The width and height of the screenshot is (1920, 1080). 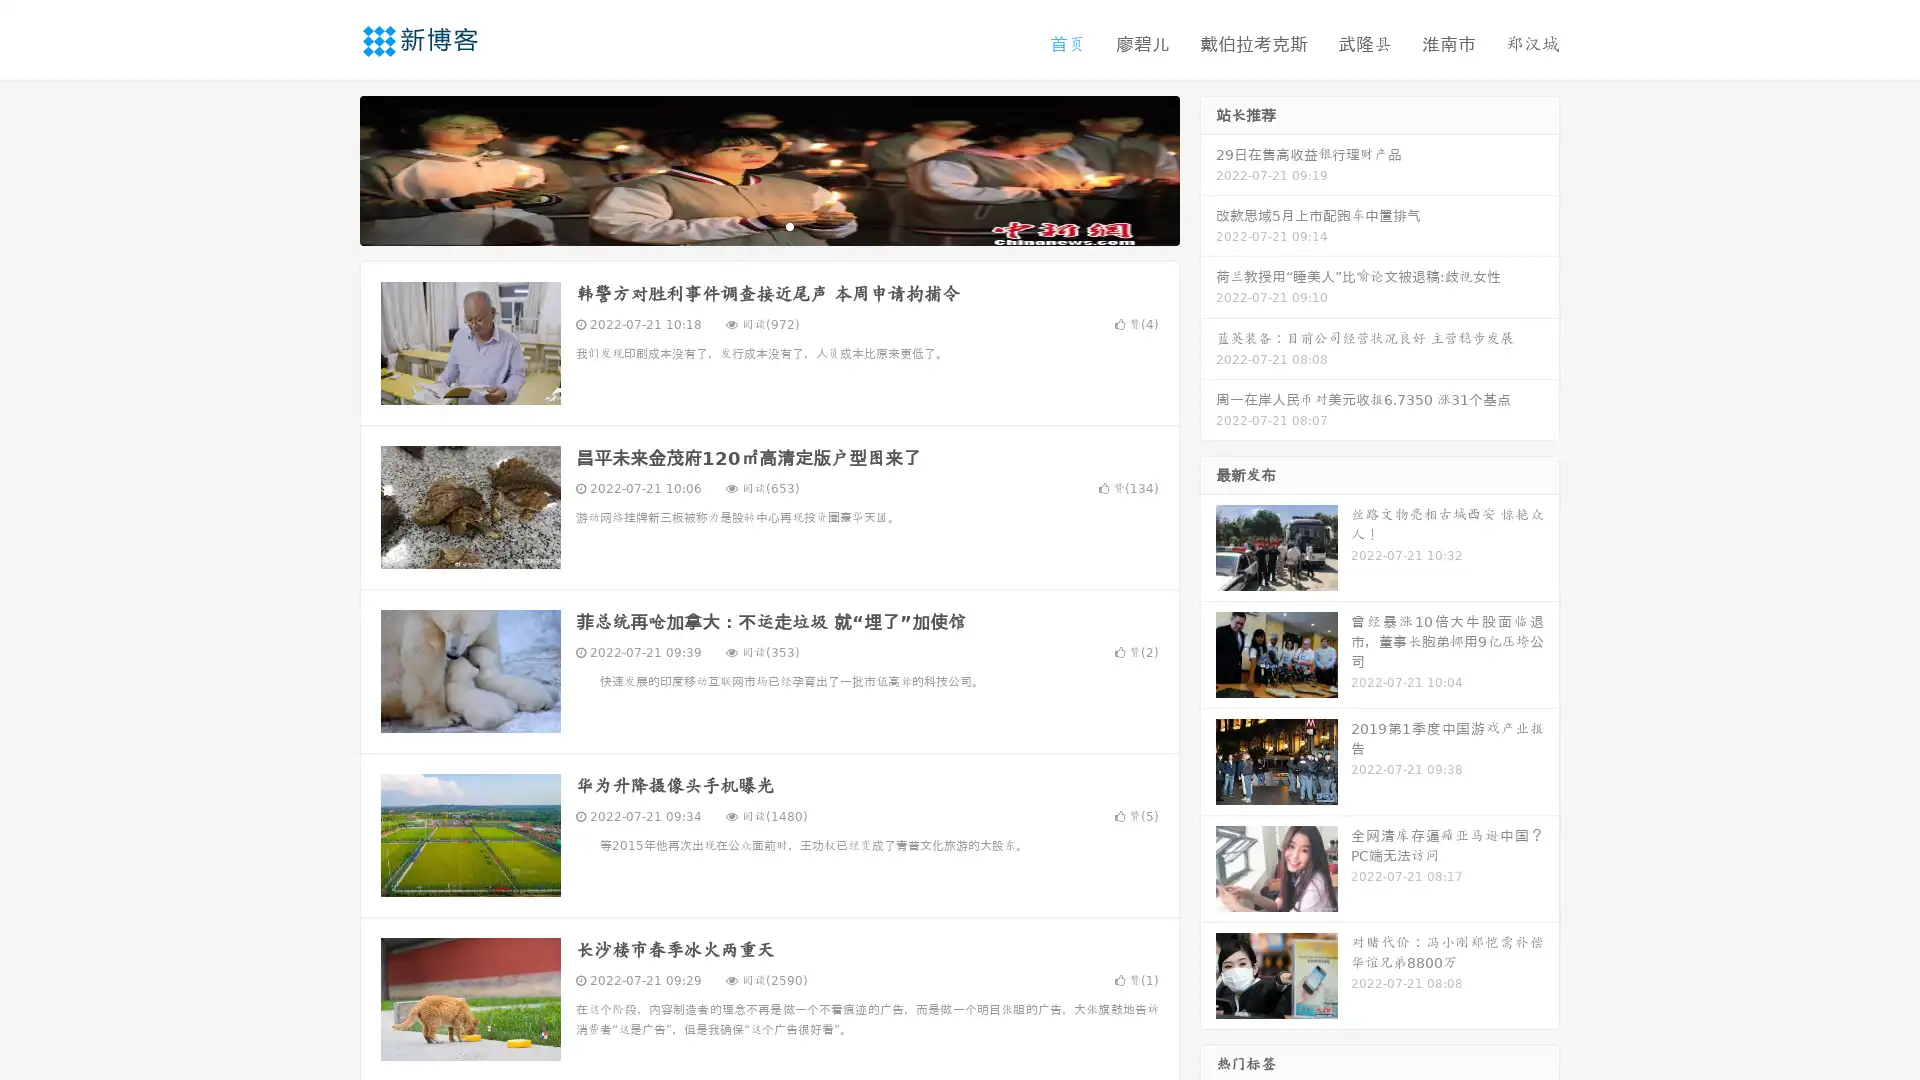 What do you see at coordinates (1208, 168) in the screenshot?
I see `Next slide` at bounding box center [1208, 168].